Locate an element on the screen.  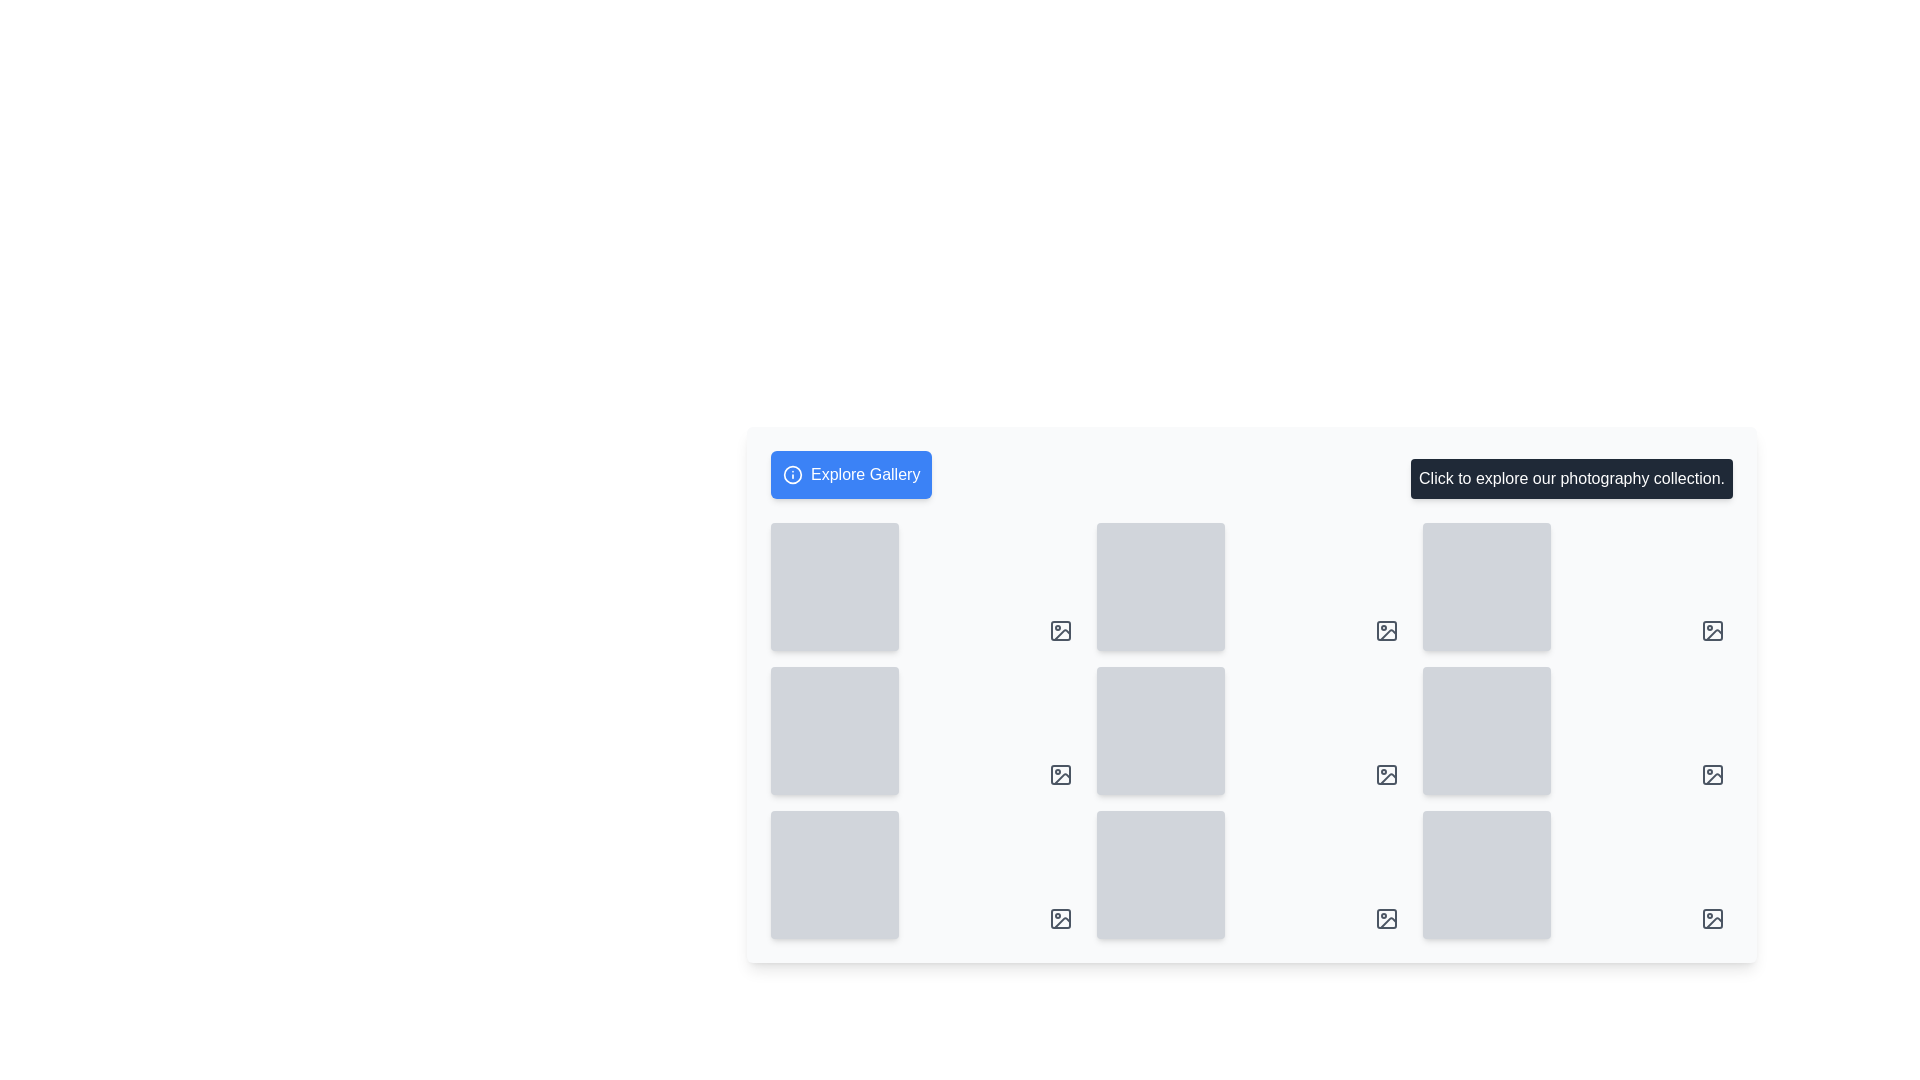
the small gray image placeholder icon located at the bottom-right corner of a grid cell is located at coordinates (1386, 774).